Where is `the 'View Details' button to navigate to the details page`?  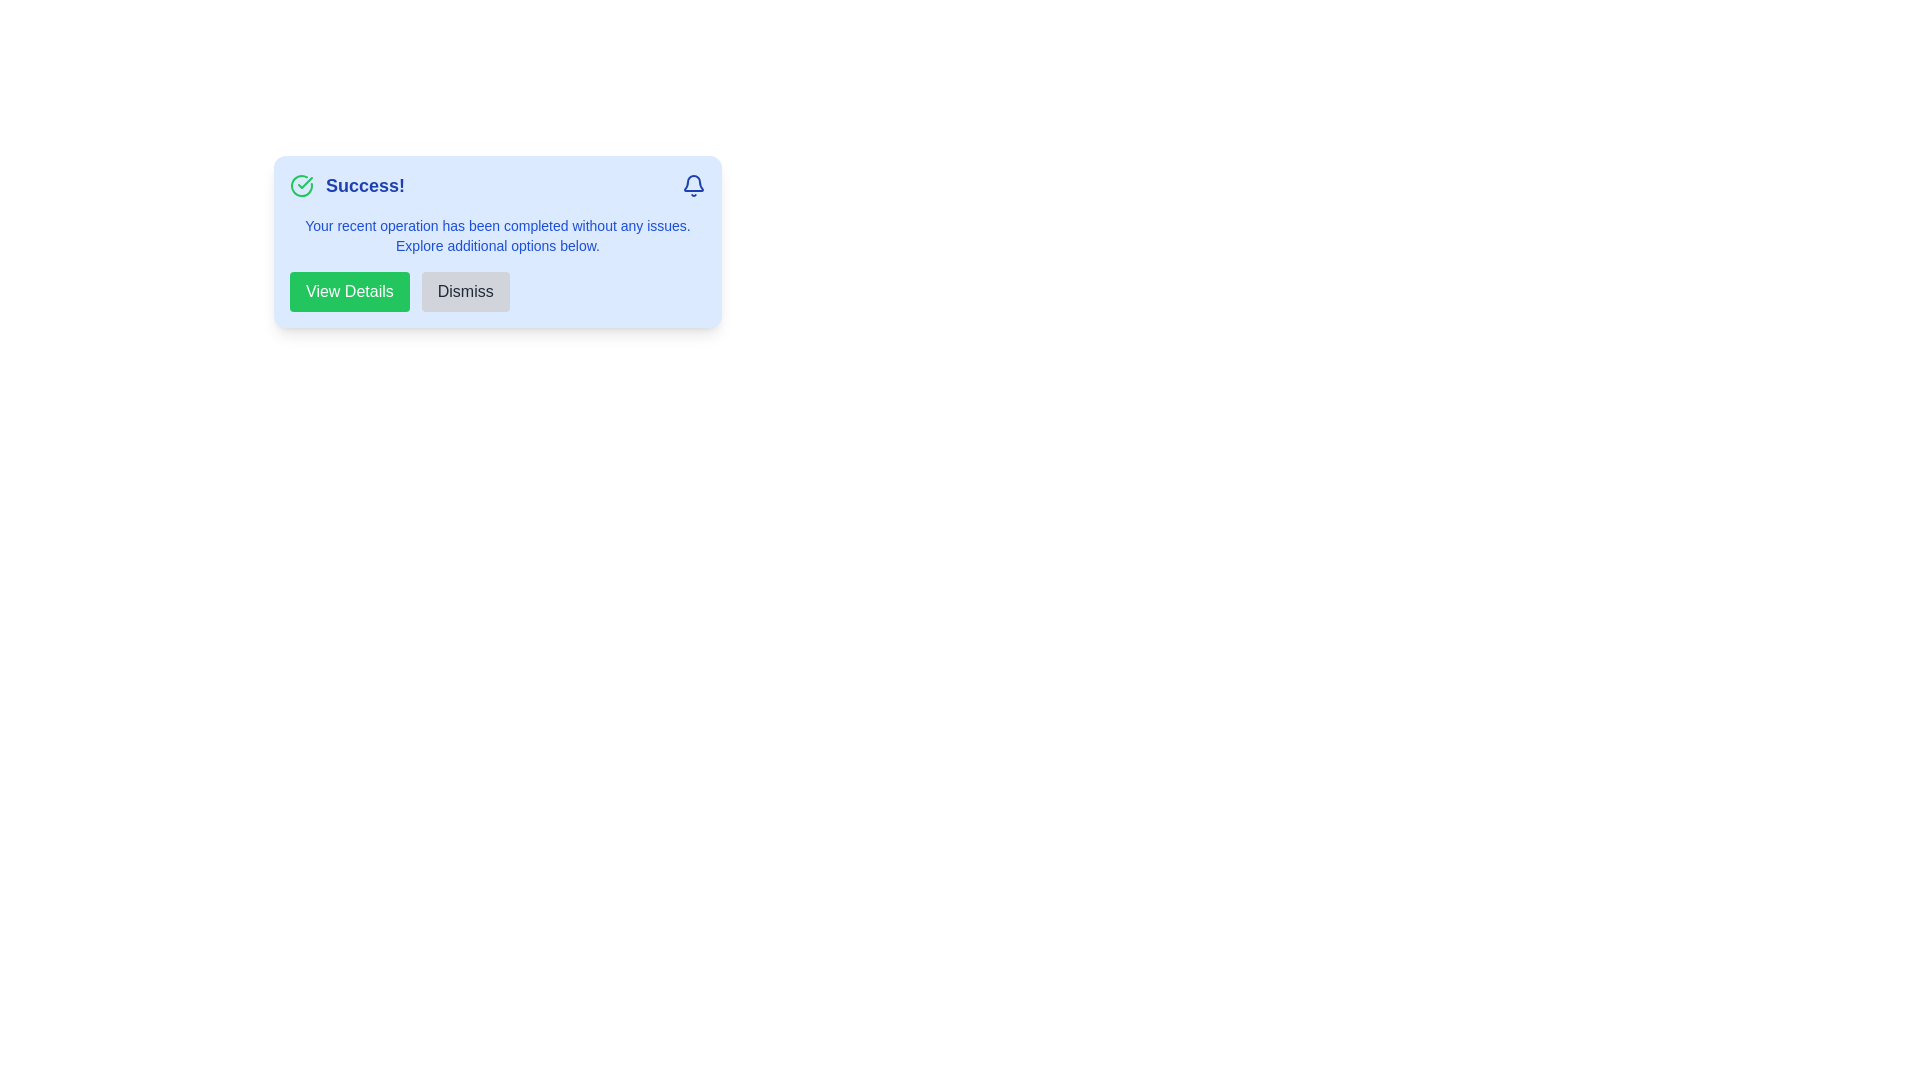
the 'View Details' button to navigate to the details page is located at coordinates (349, 292).